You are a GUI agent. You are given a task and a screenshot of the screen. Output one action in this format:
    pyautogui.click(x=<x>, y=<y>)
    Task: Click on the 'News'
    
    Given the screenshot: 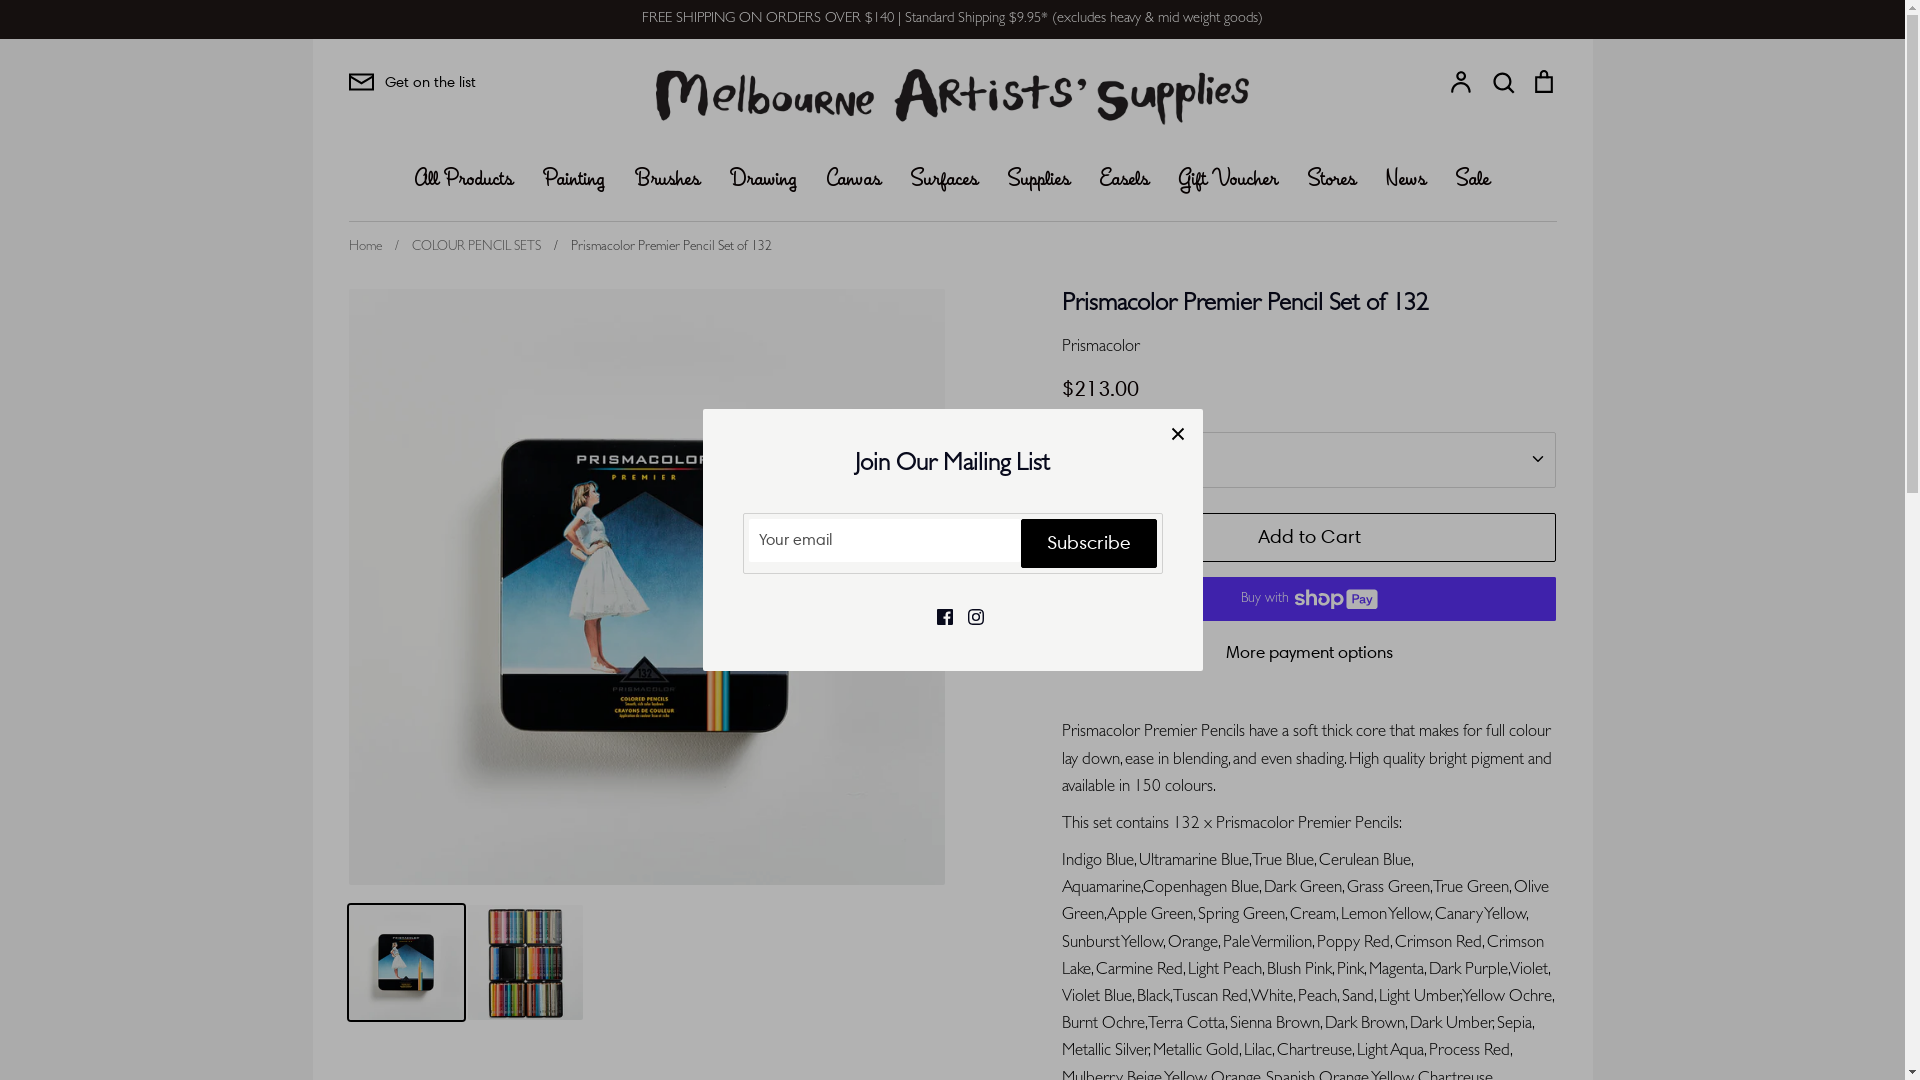 What is the action you would take?
    pyautogui.click(x=1405, y=180)
    